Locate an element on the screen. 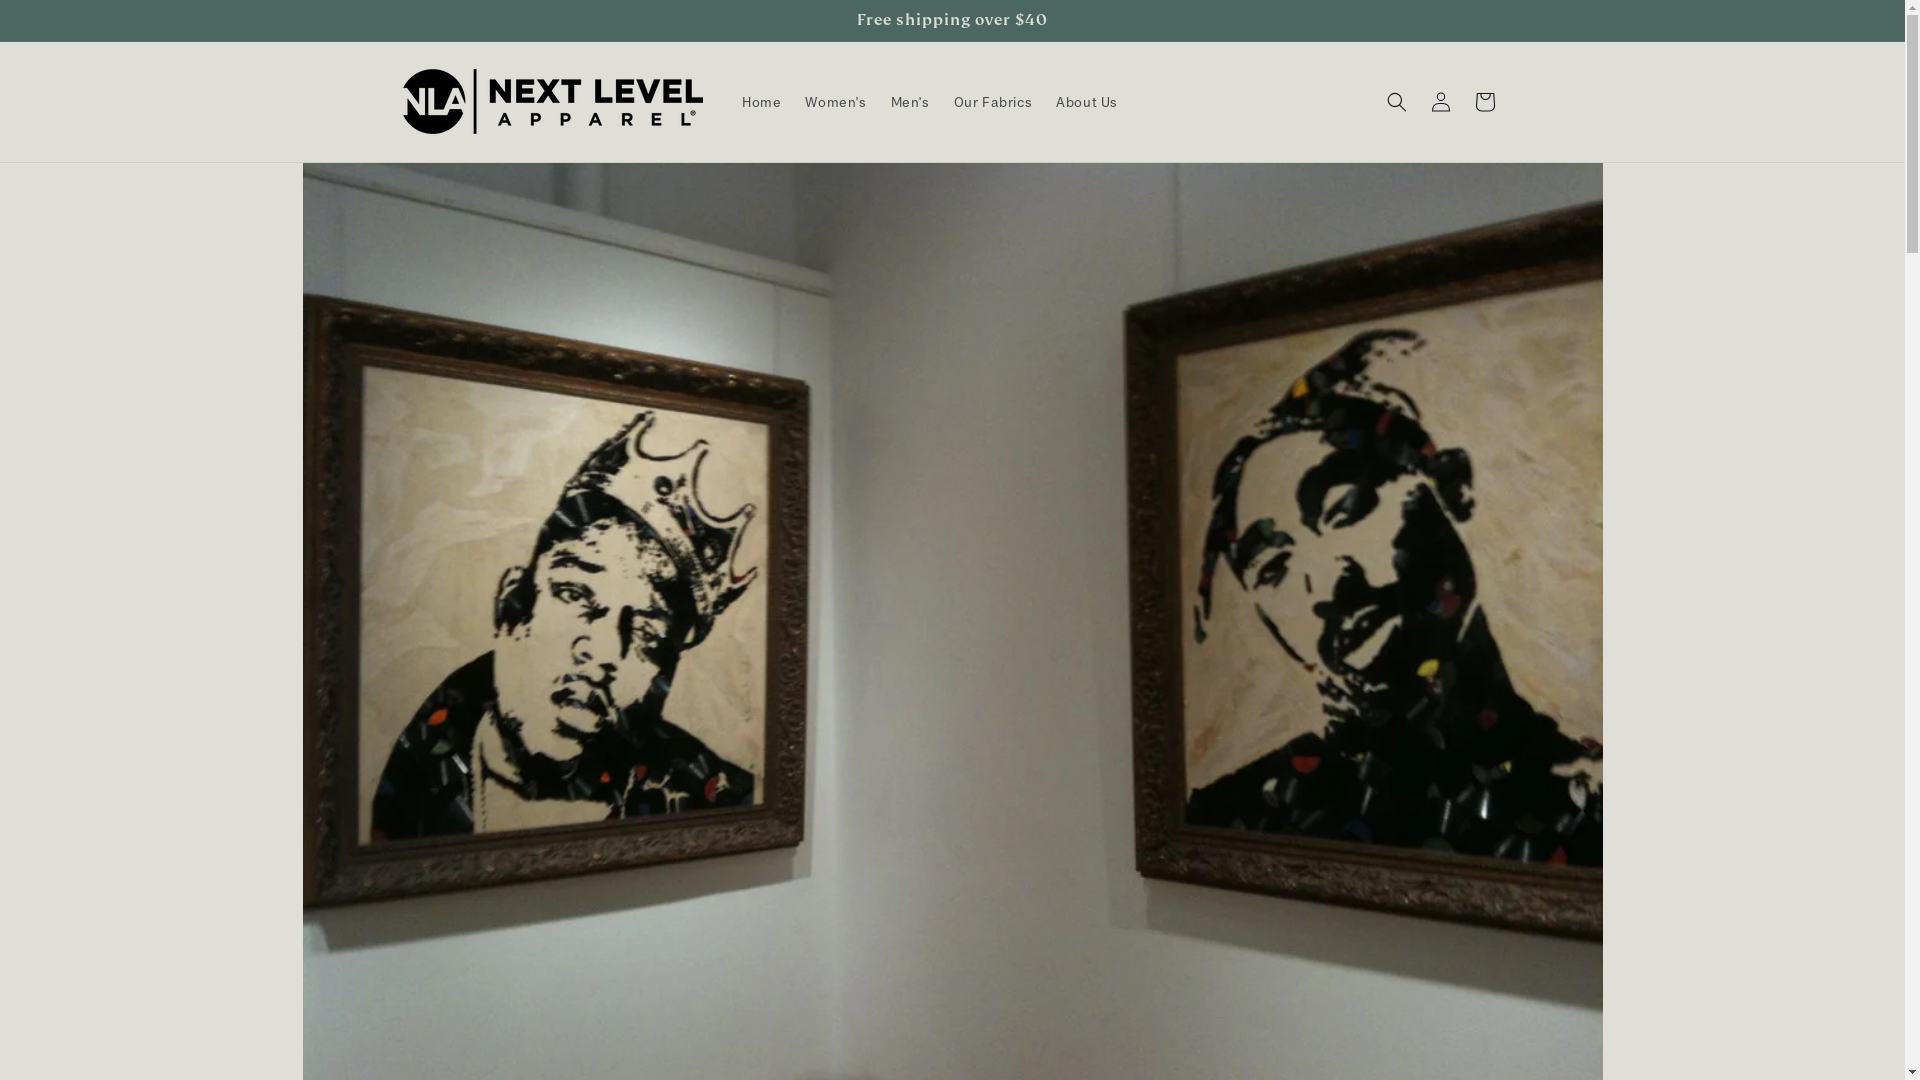  'Cart' is located at coordinates (1462, 101).